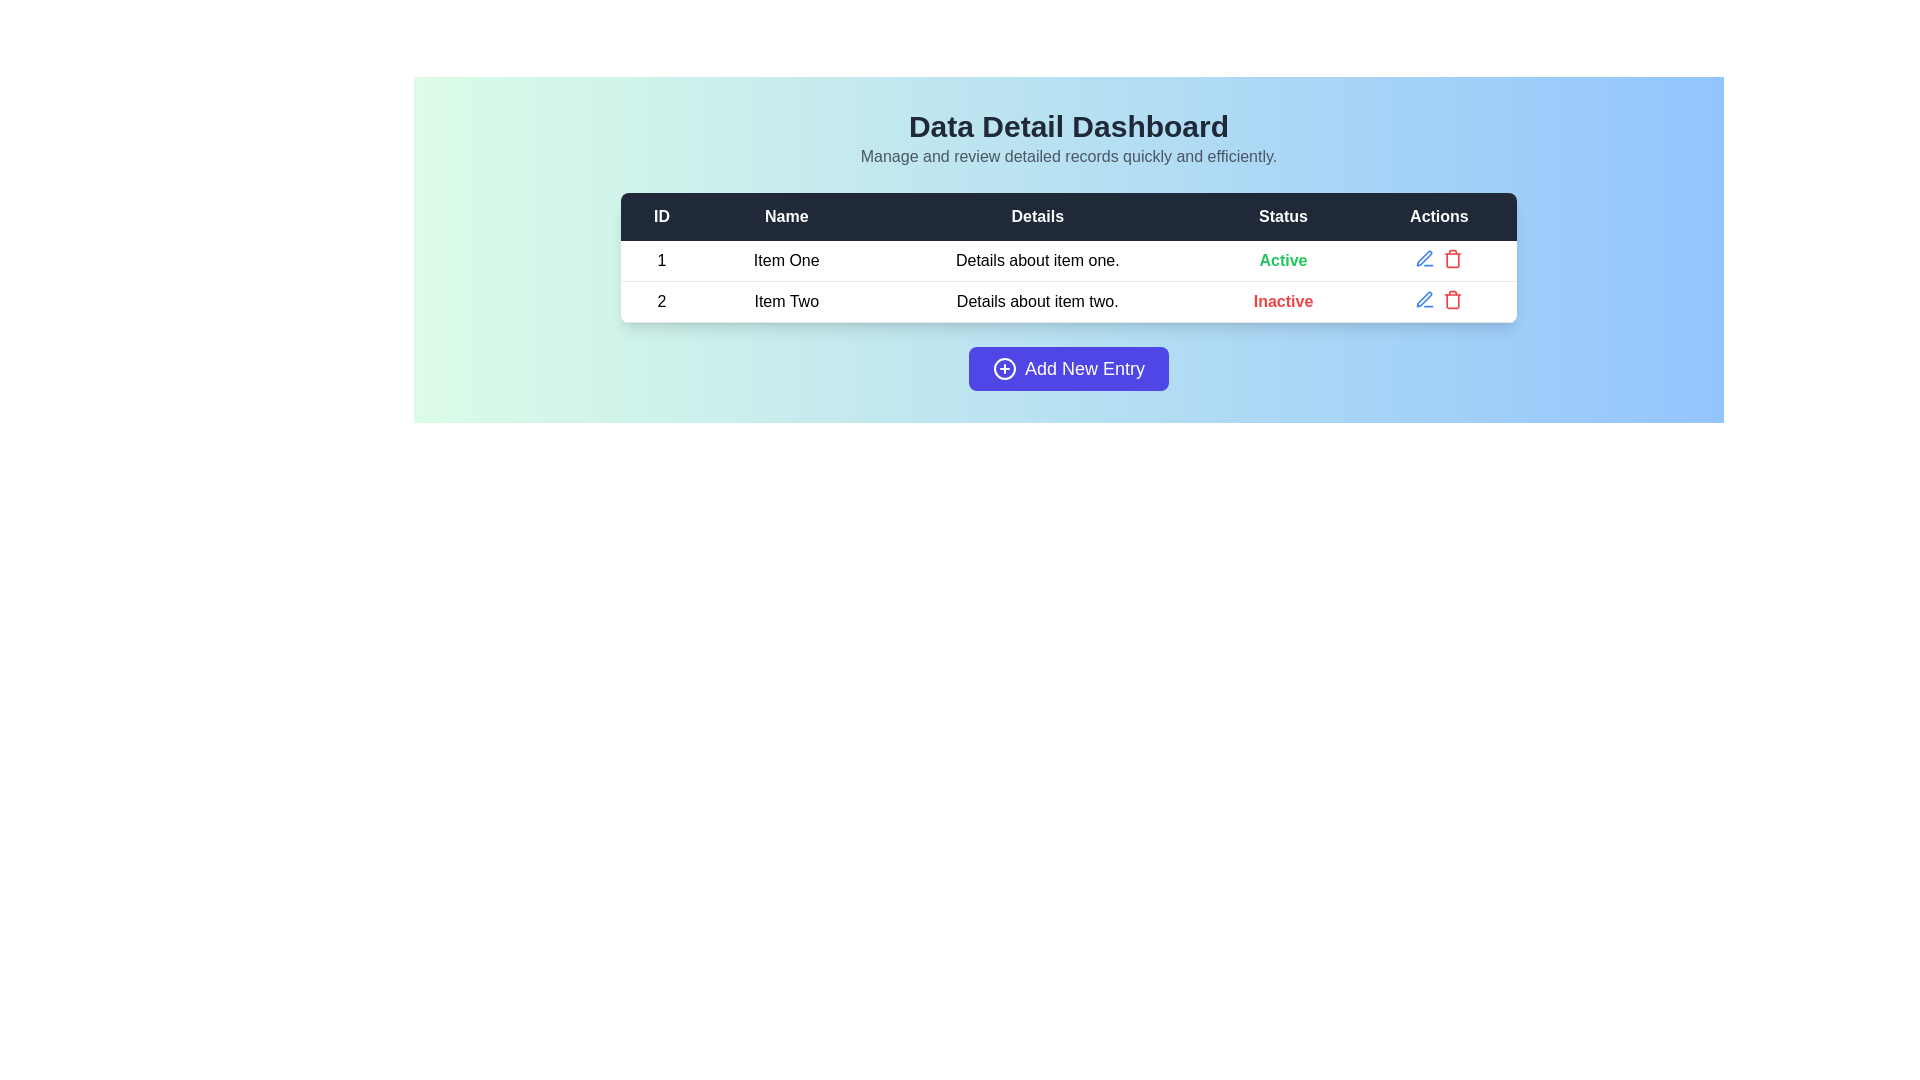  What do you see at coordinates (785, 301) in the screenshot?
I see `the text label 'Item Two' from the second row of the table under the 'Name' column` at bounding box center [785, 301].